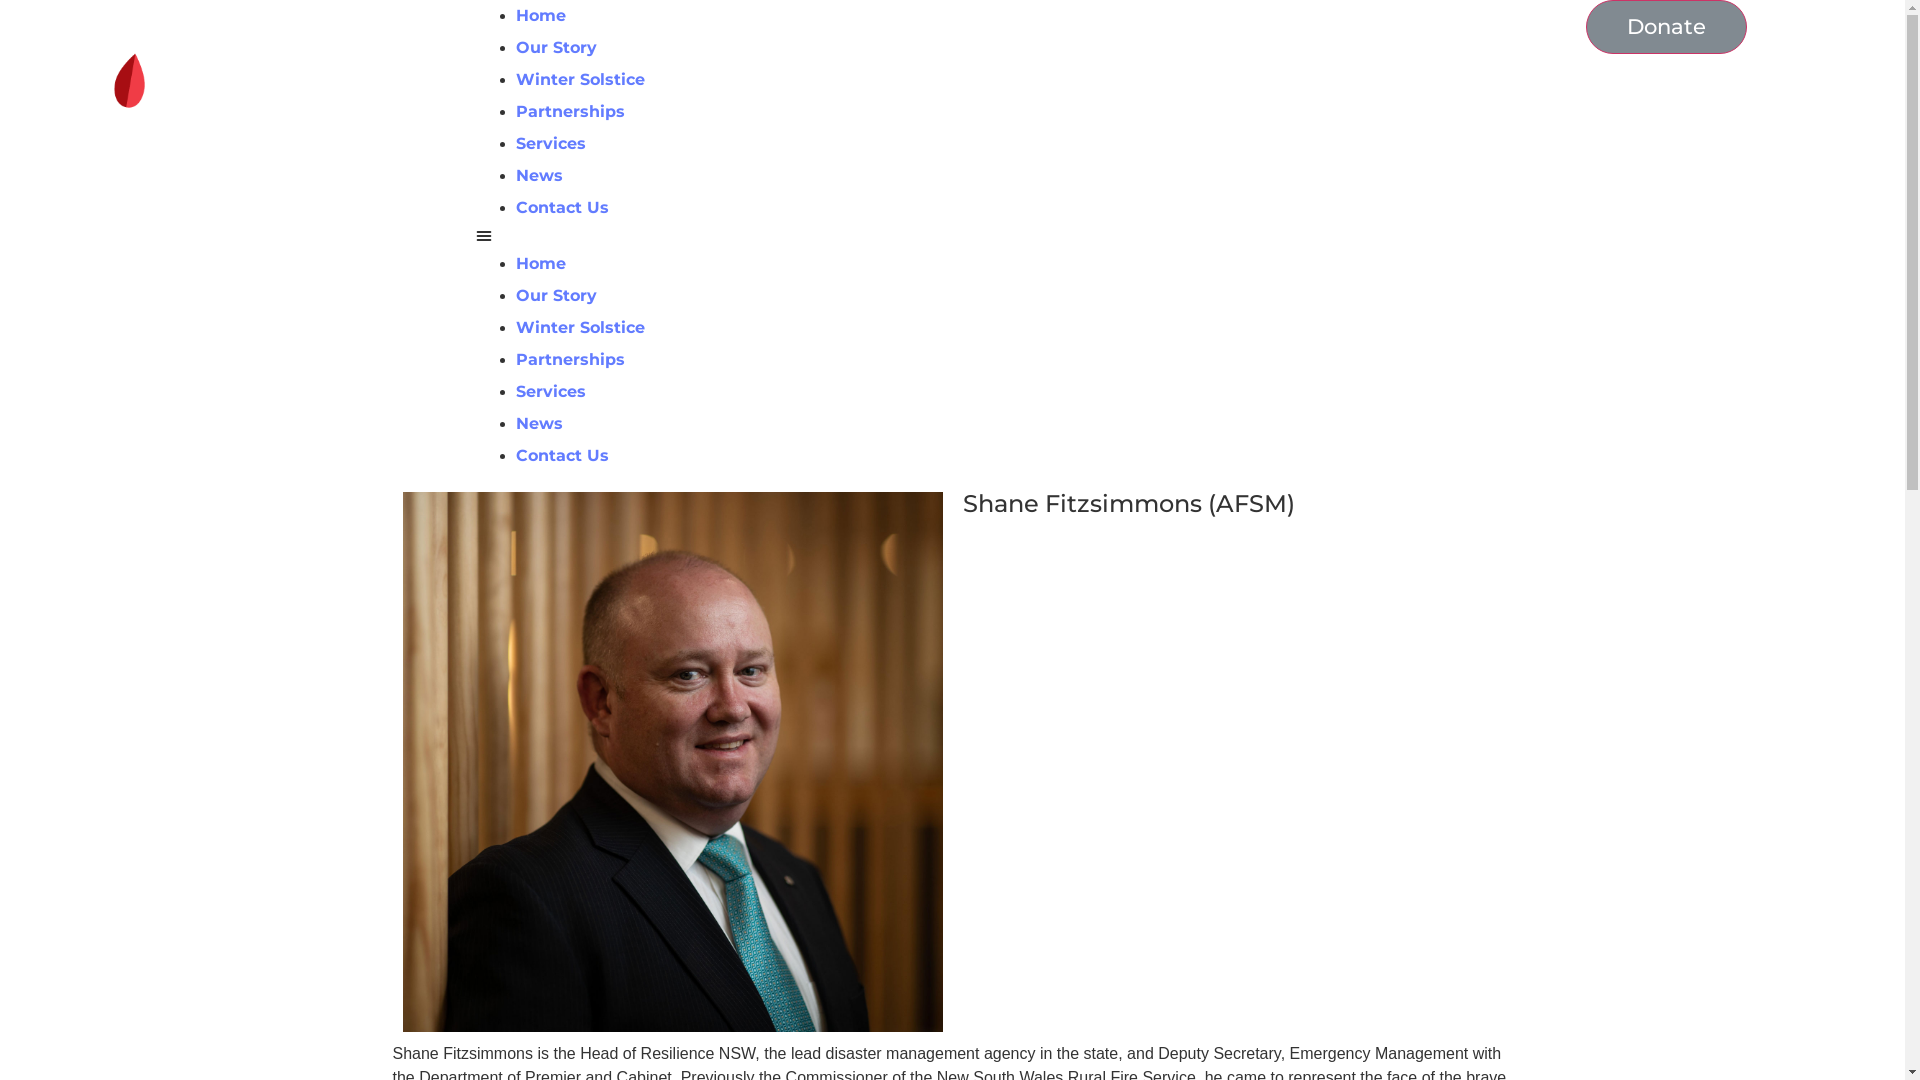  Describe the element at coordinates (551, 142) in the screenshot. I see `'Services'` at that location.